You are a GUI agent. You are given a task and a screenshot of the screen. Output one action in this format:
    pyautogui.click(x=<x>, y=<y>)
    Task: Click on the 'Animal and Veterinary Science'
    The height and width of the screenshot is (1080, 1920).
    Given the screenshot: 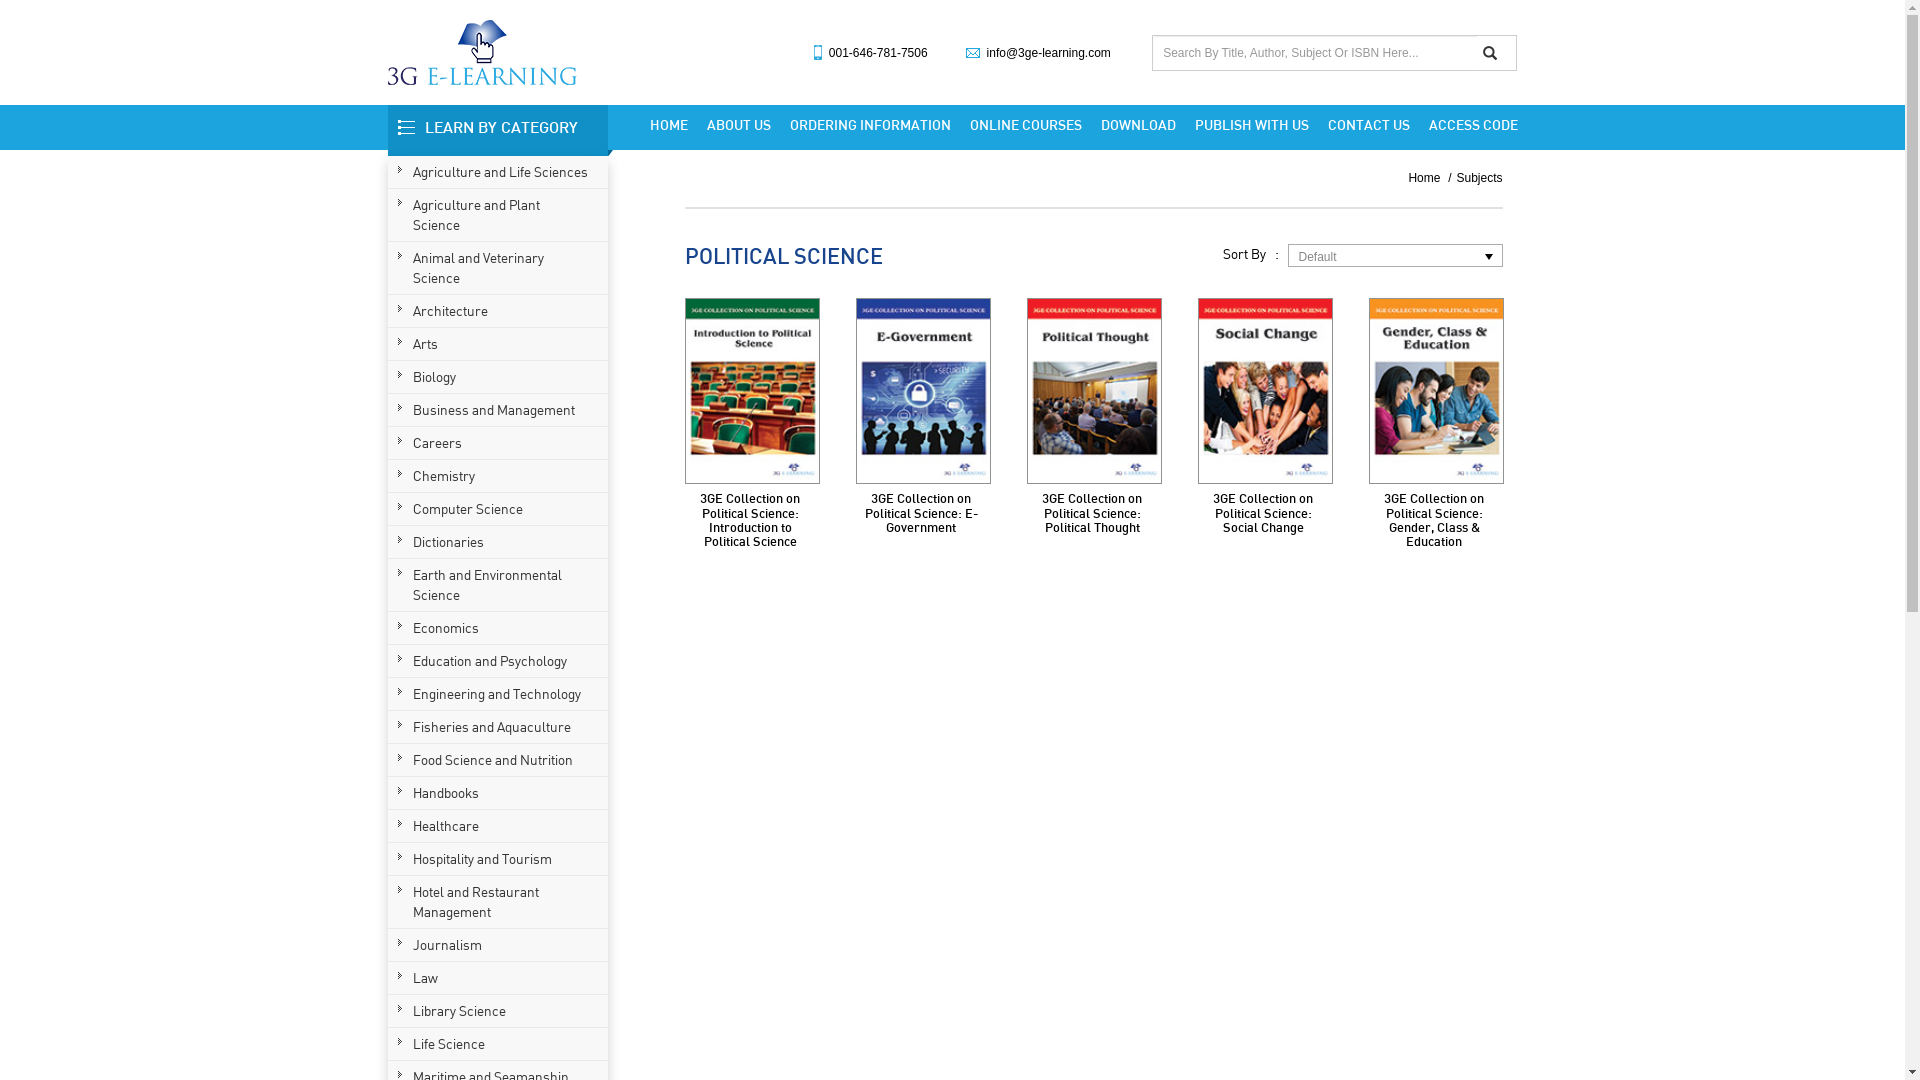 What is the action you would take?
    pyautogui.click(x=499, y=266)
    